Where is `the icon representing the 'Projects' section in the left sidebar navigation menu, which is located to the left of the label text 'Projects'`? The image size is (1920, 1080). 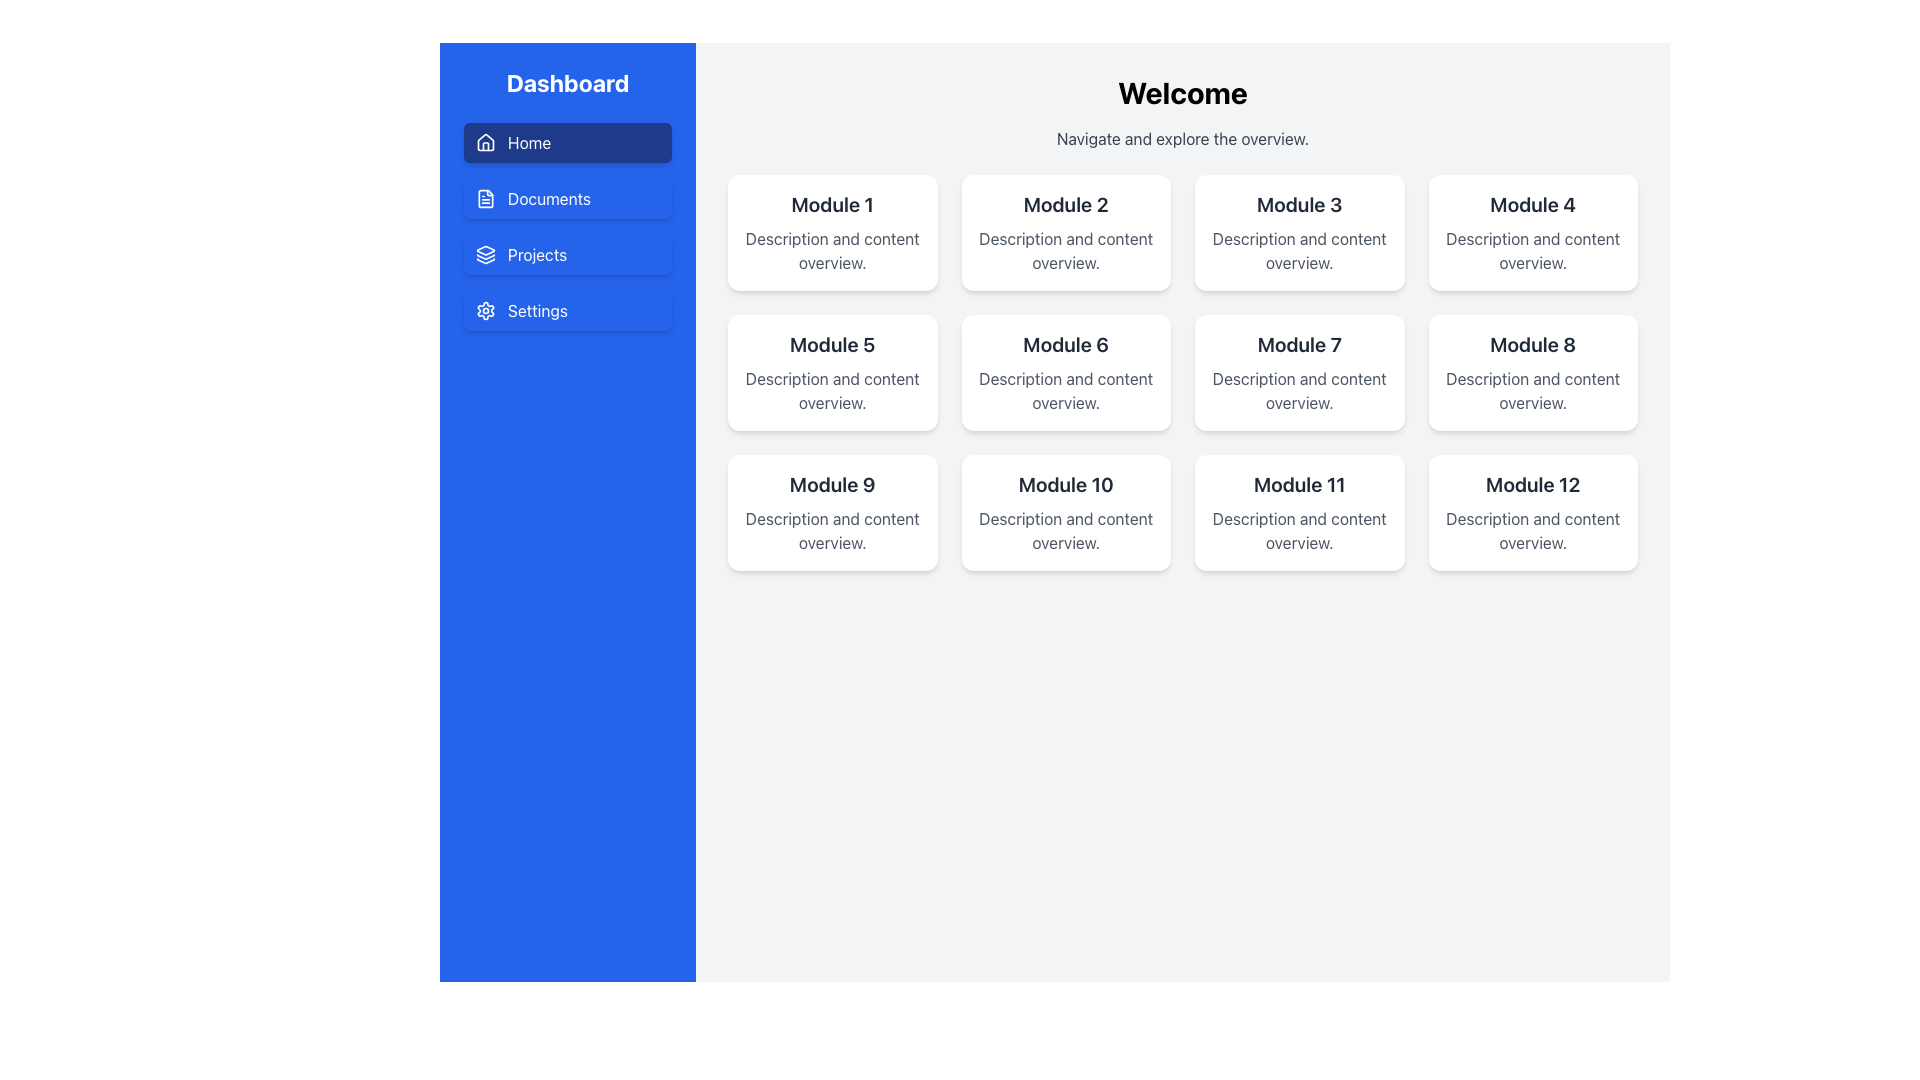
the icon representing the 'Projects' section in the left sidebar navigation menu, which is located to the left of the label text 'Projects' is located at coordinates (485, 253).